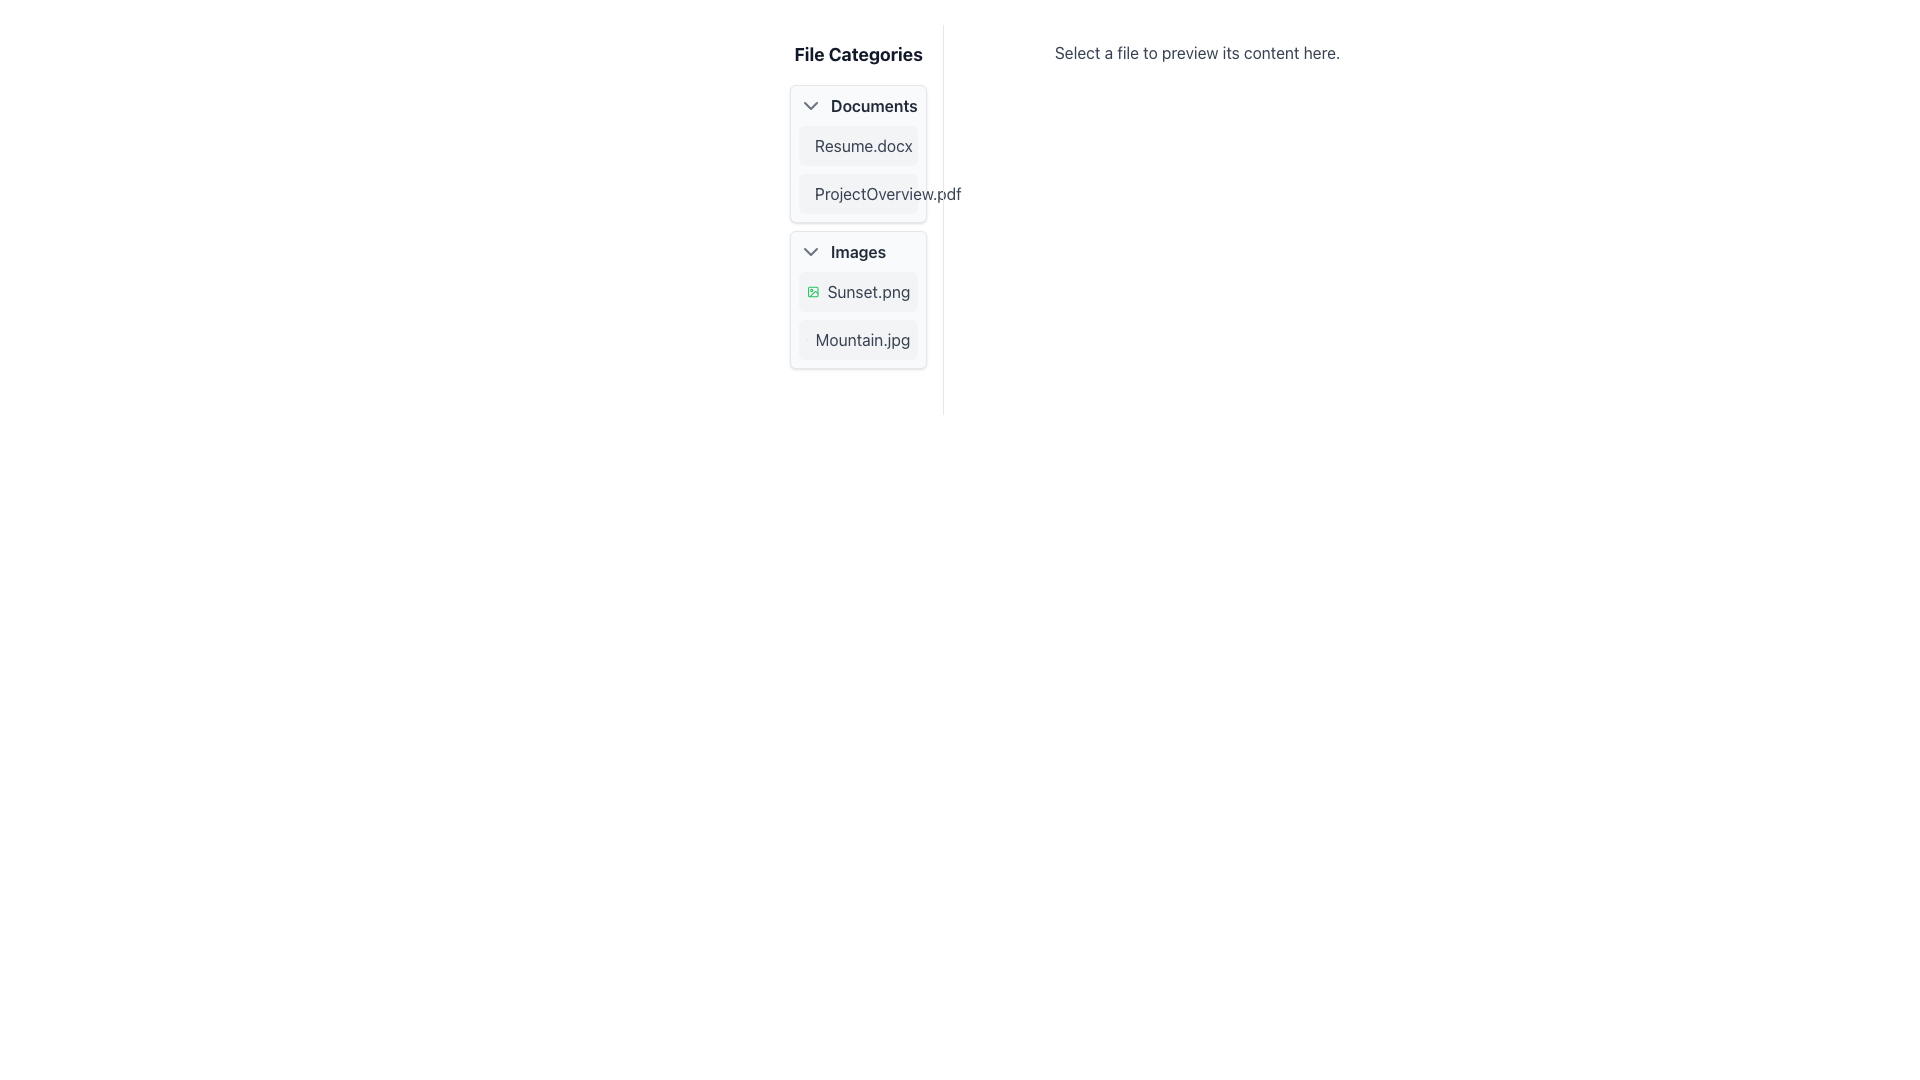  Describe the element at coordinates (819, 145) in the screenshot. I see `the document icon representing the file type for 'Résumé.docx' located in the 'Documents' subsection of the 'File Categories' panel` at that location.